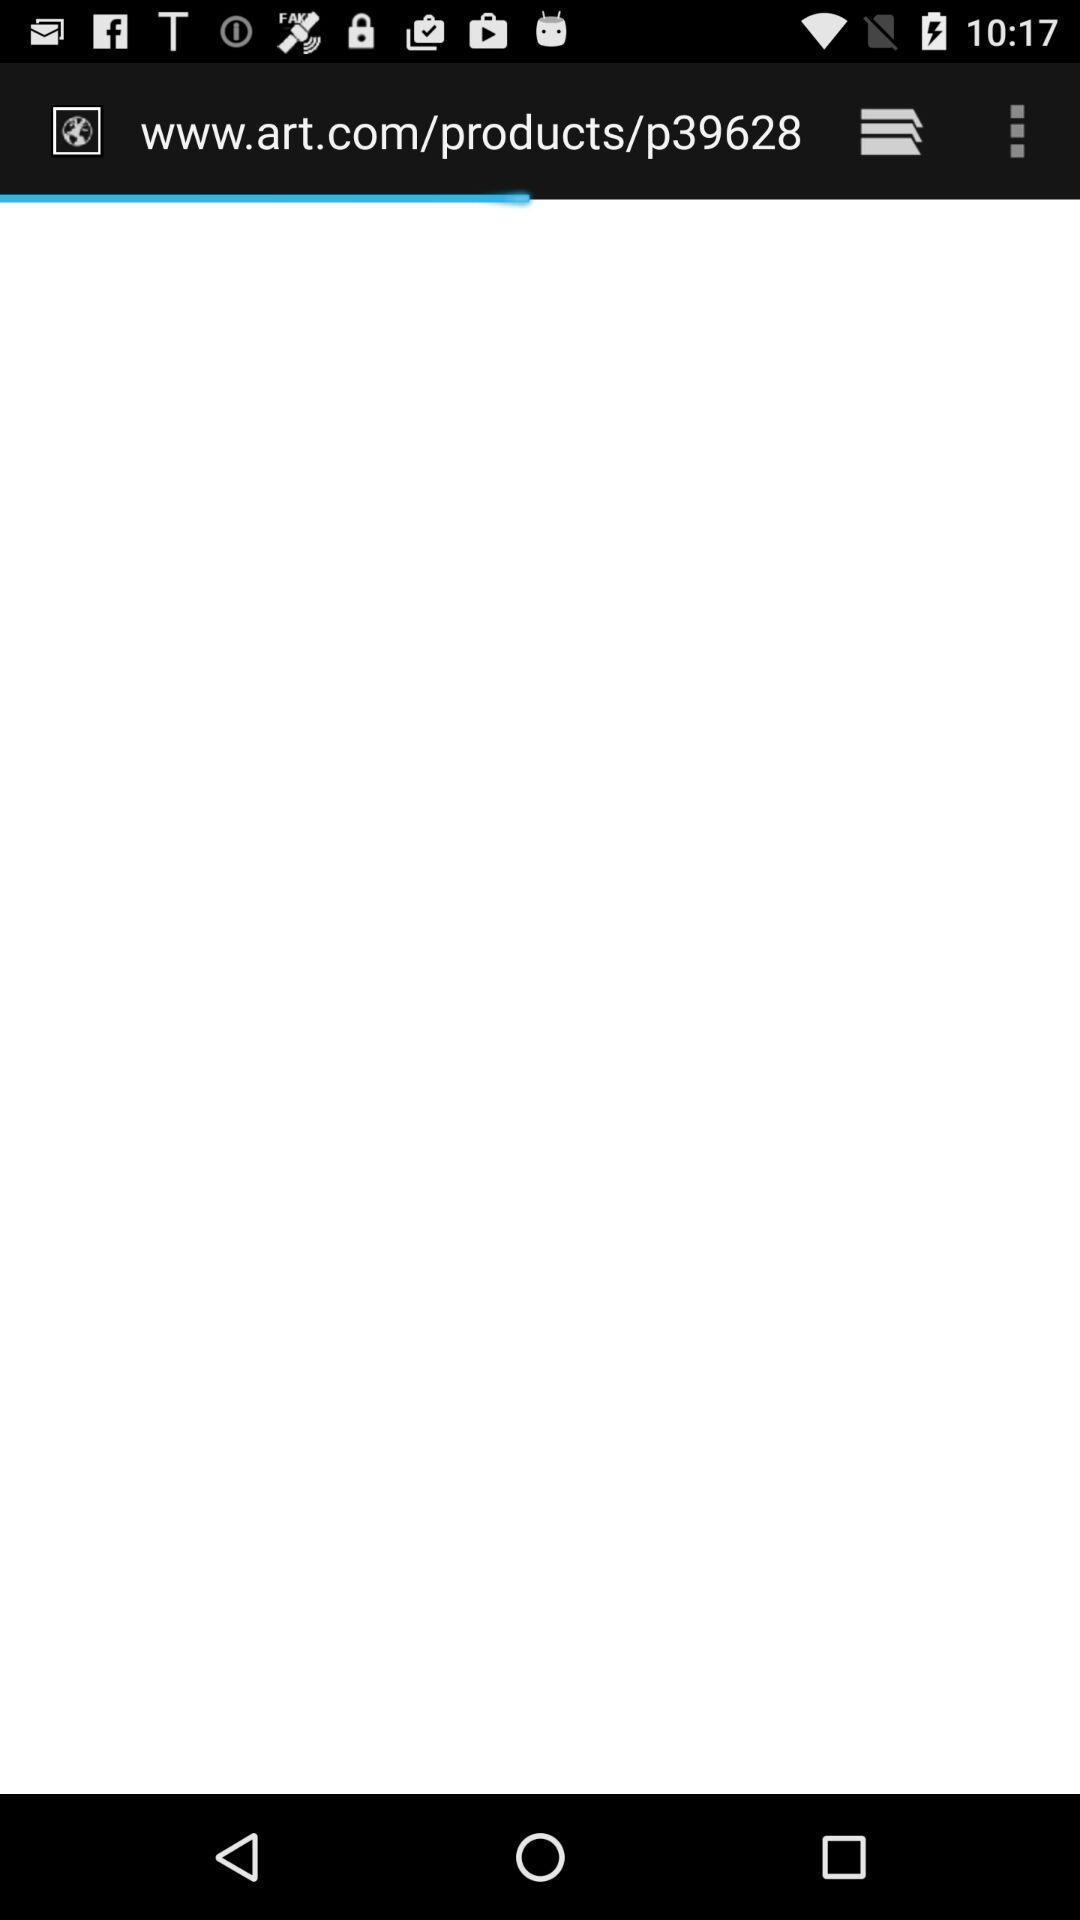  What do you see at coordinates (472, 130) in the screenshot?
I see `www art com icon` at bounding box center [472, 130].